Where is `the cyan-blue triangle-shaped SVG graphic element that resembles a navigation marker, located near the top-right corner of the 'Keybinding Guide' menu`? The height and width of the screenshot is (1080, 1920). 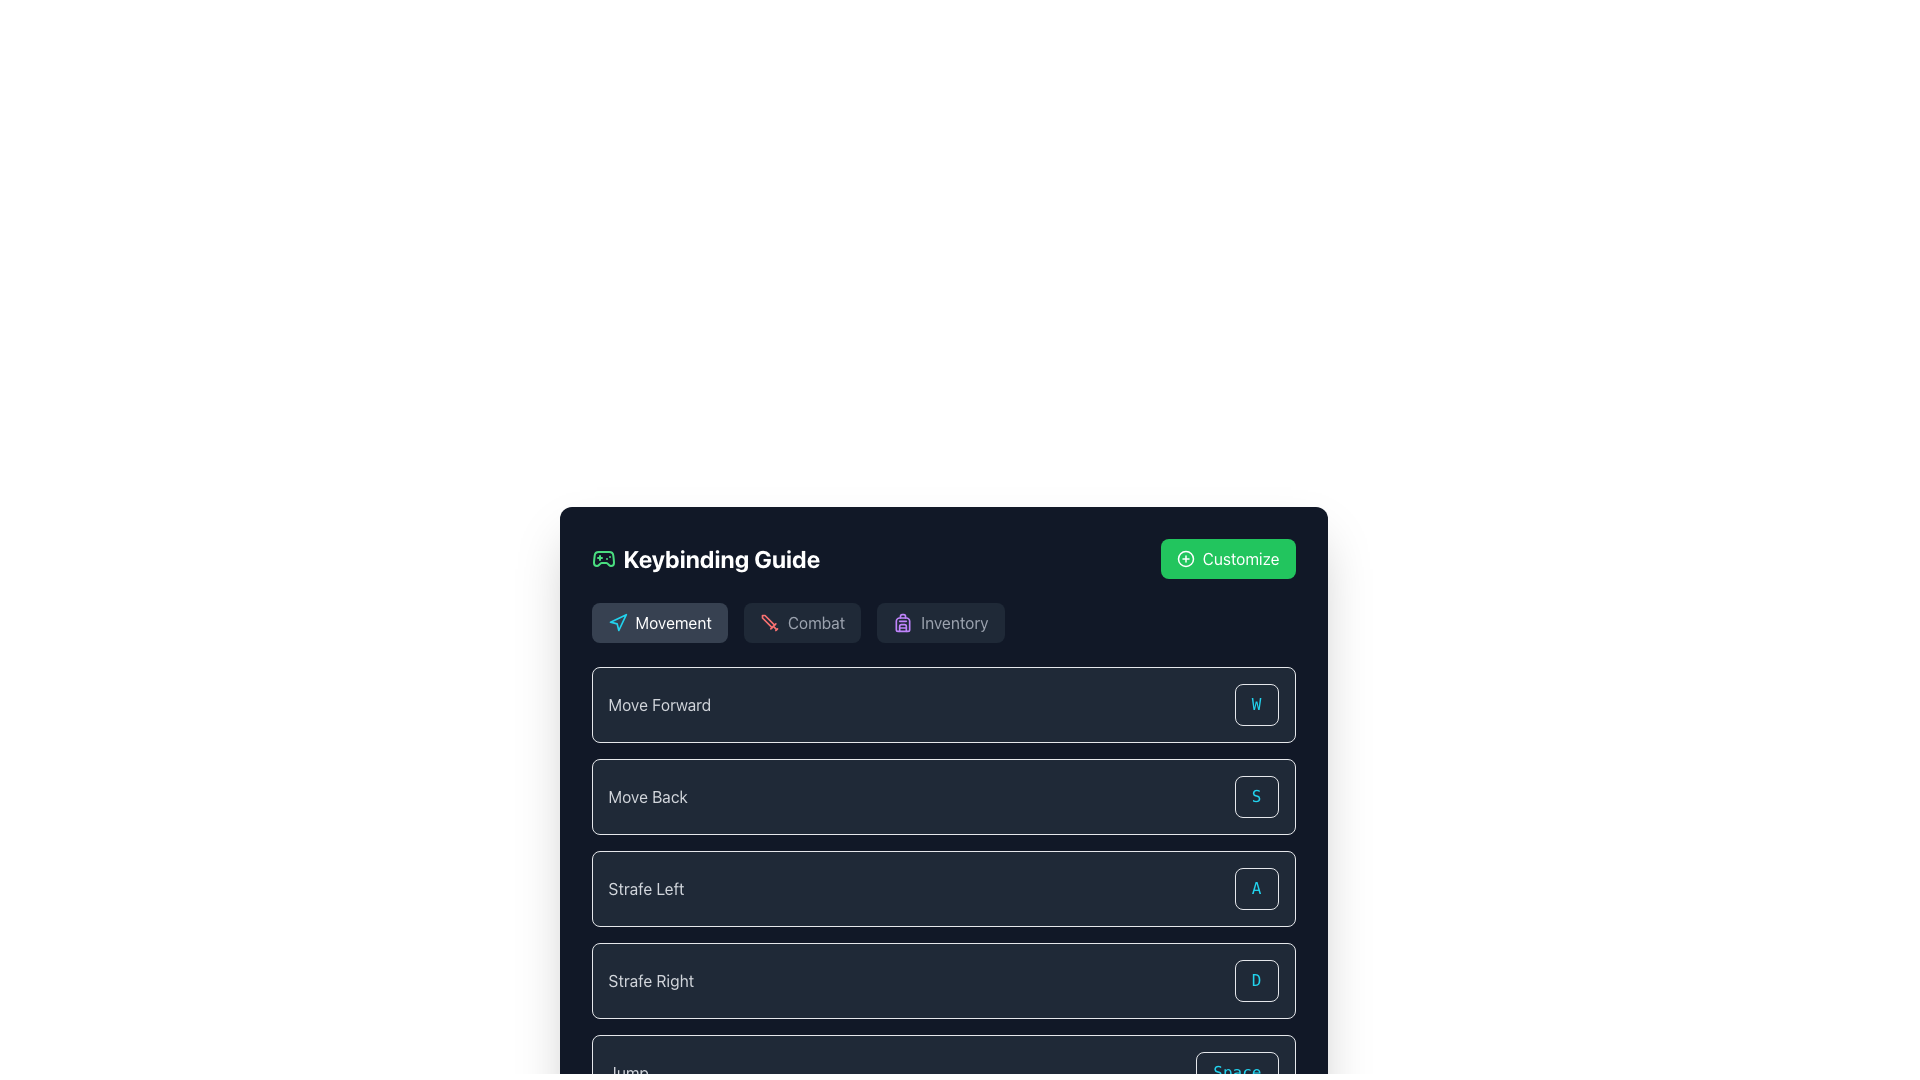
the cyan-blue triangle-shaped SVG graphic element that resembles a navigation marker, located near the top-right corner of the 'Keybinding Guide' menu is located at coordinates (616, 621).